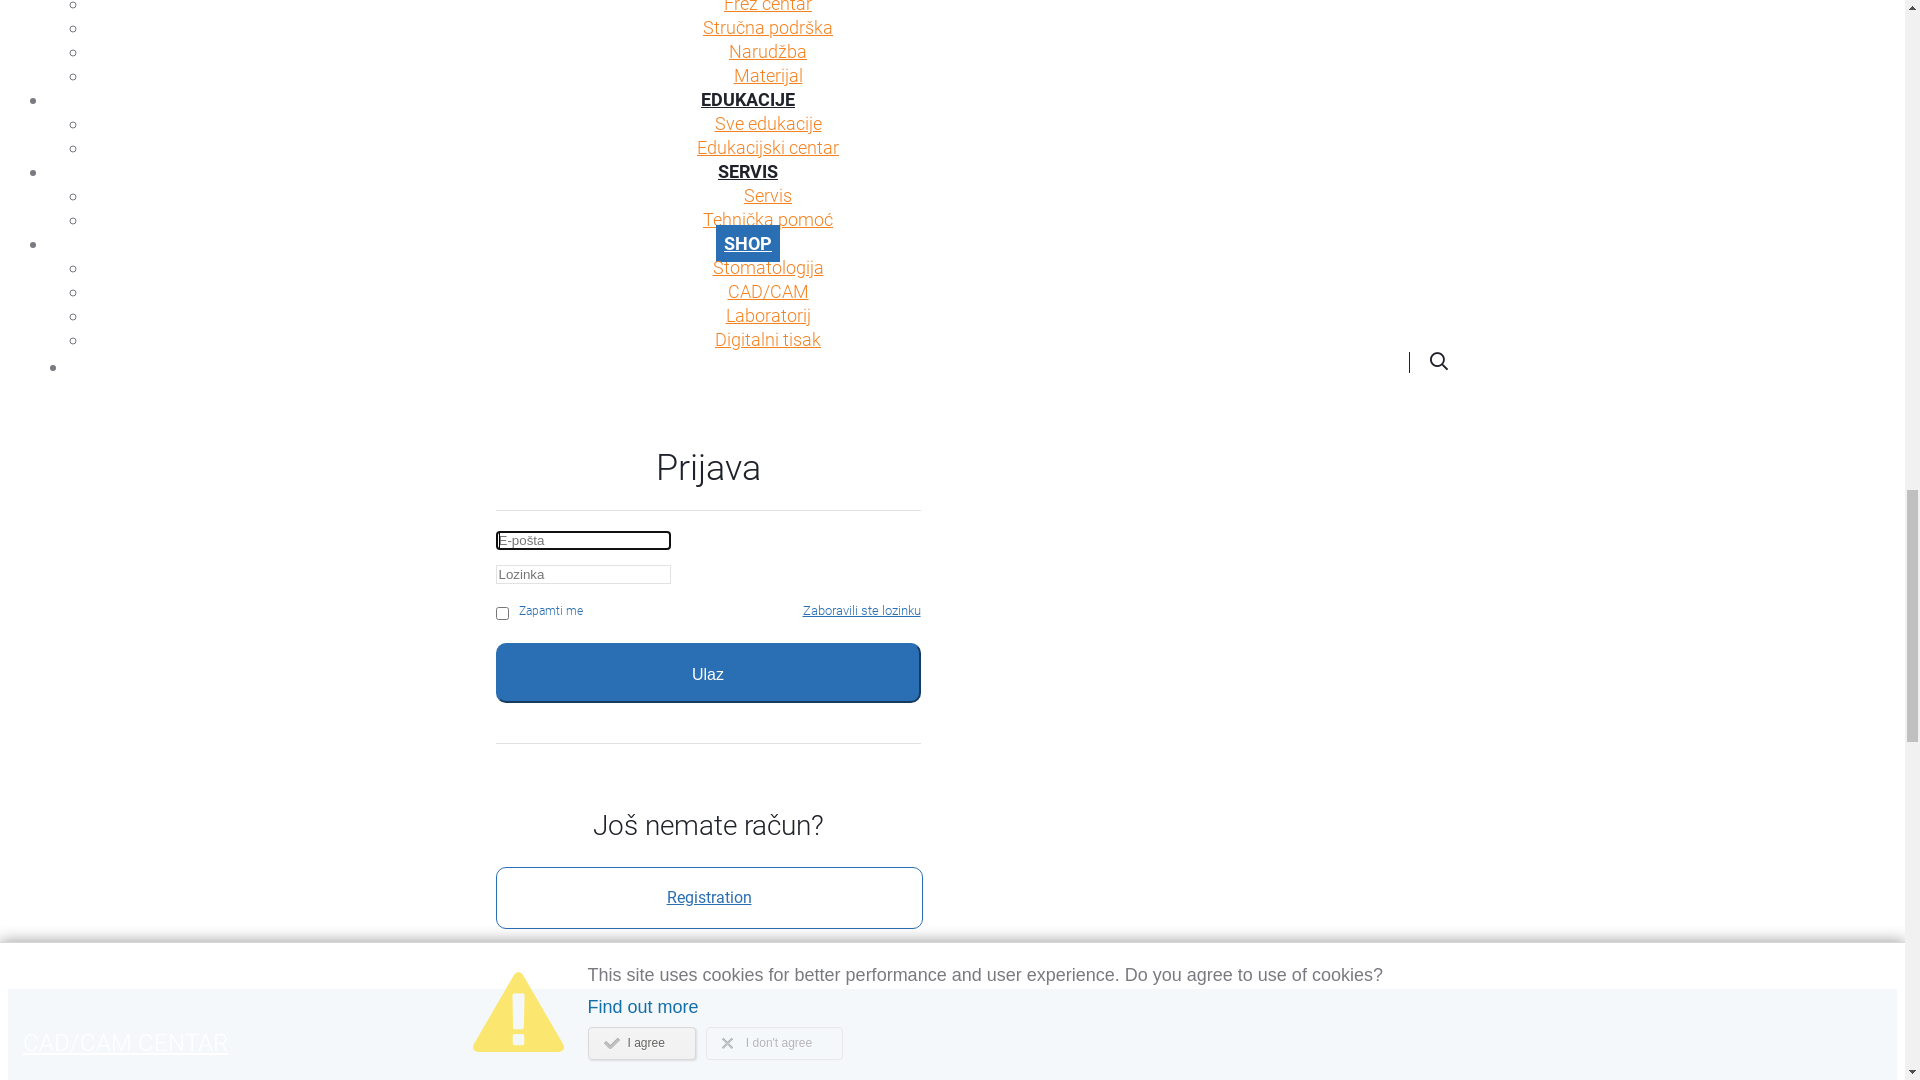 This screenshot has height=1080, width=1920. What do you see at coordinates (767, 720) in the screenshot?
I see `'Materijali za reparature'` at bounding box center [767, 720].